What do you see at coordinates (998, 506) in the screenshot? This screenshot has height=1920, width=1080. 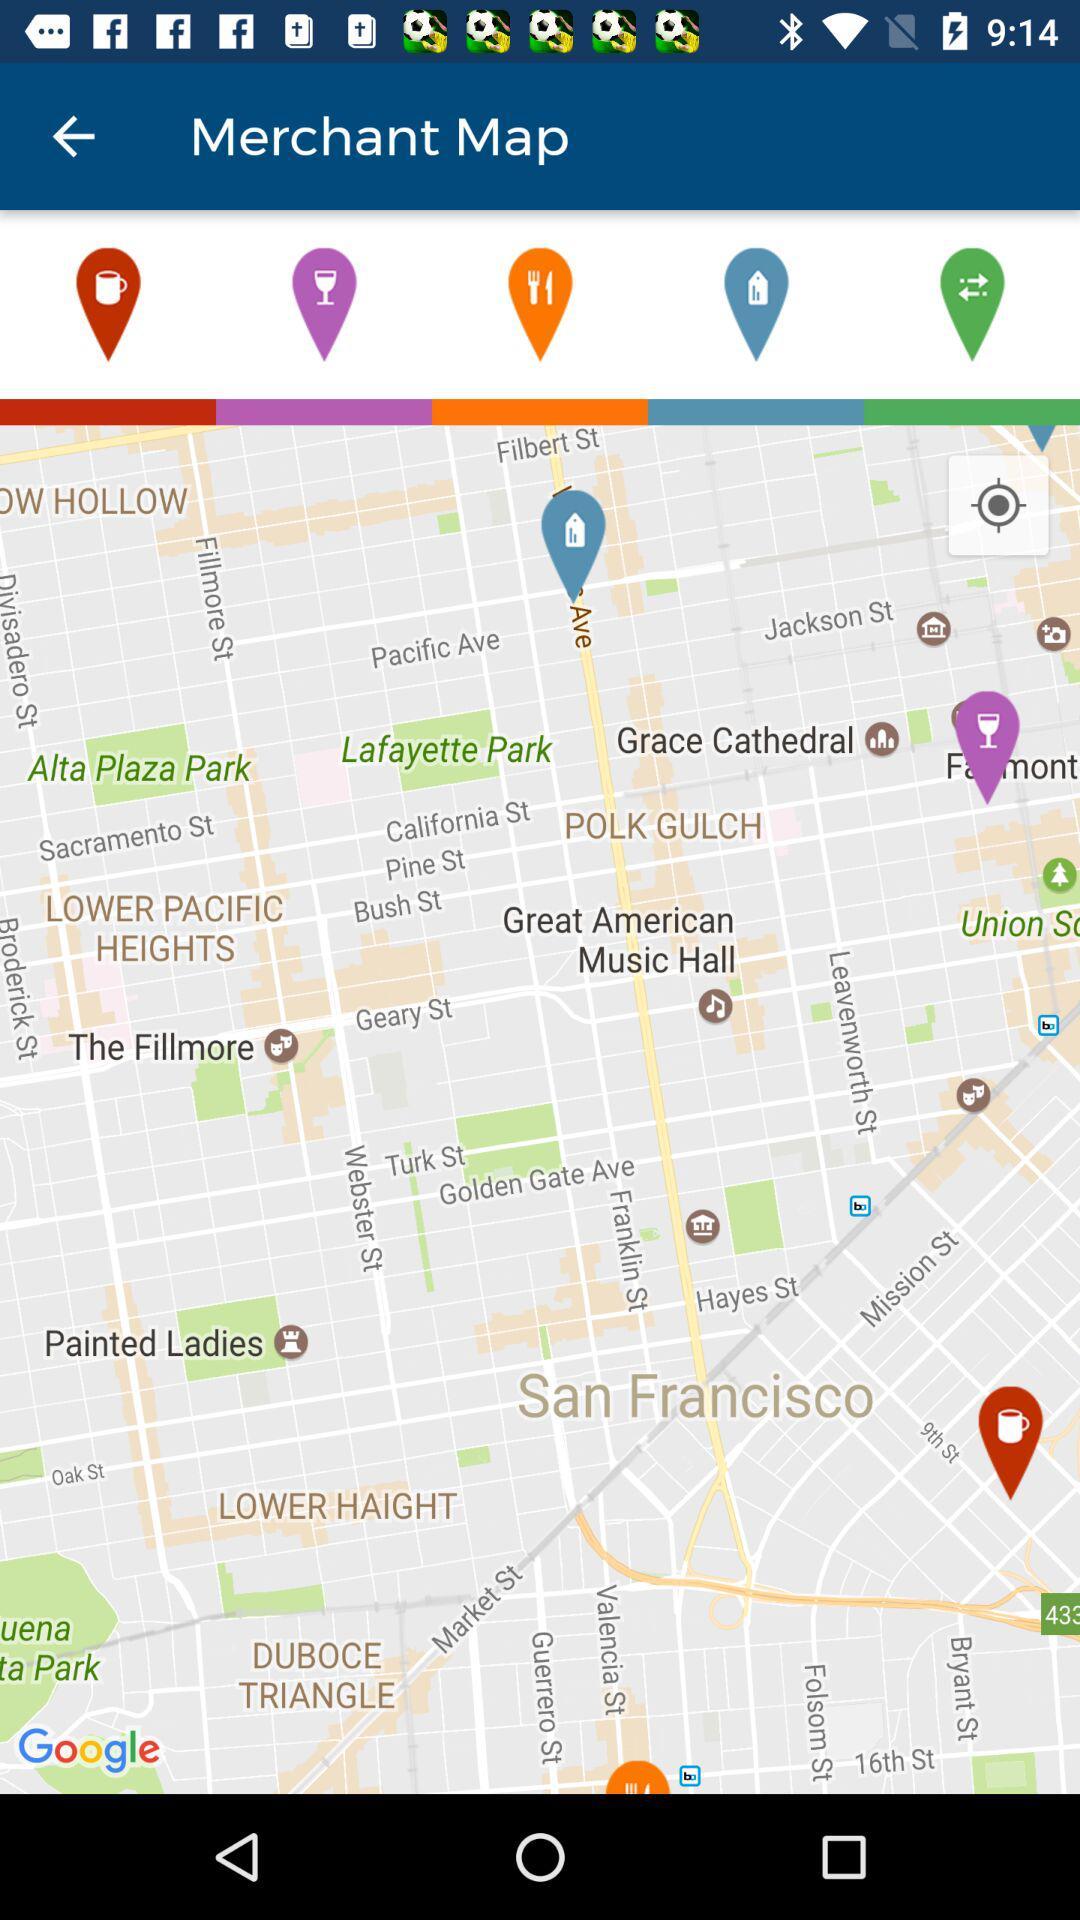 I see `the location_crosshair icon` at bounding box center [998, 506].